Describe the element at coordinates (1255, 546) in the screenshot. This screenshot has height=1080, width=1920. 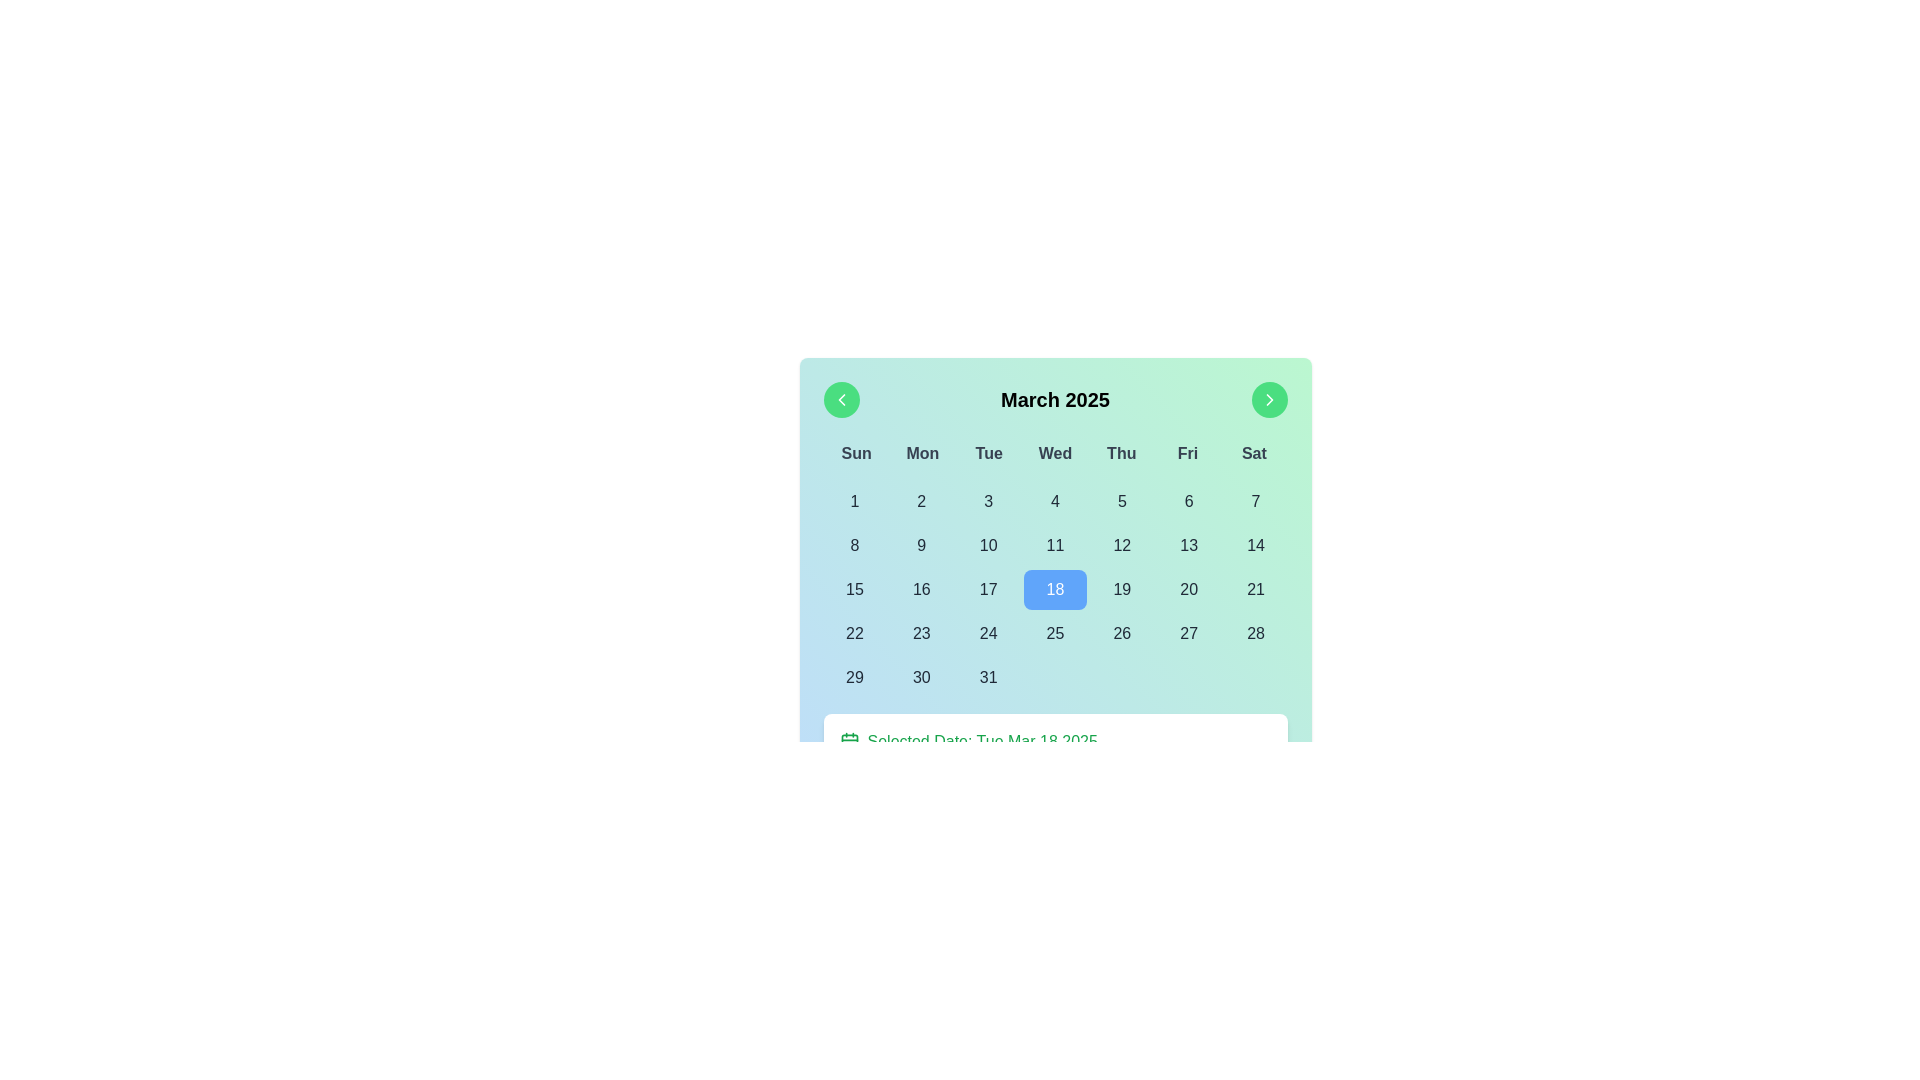
I see `the calendar day cell displaying the number '14'` at that location.